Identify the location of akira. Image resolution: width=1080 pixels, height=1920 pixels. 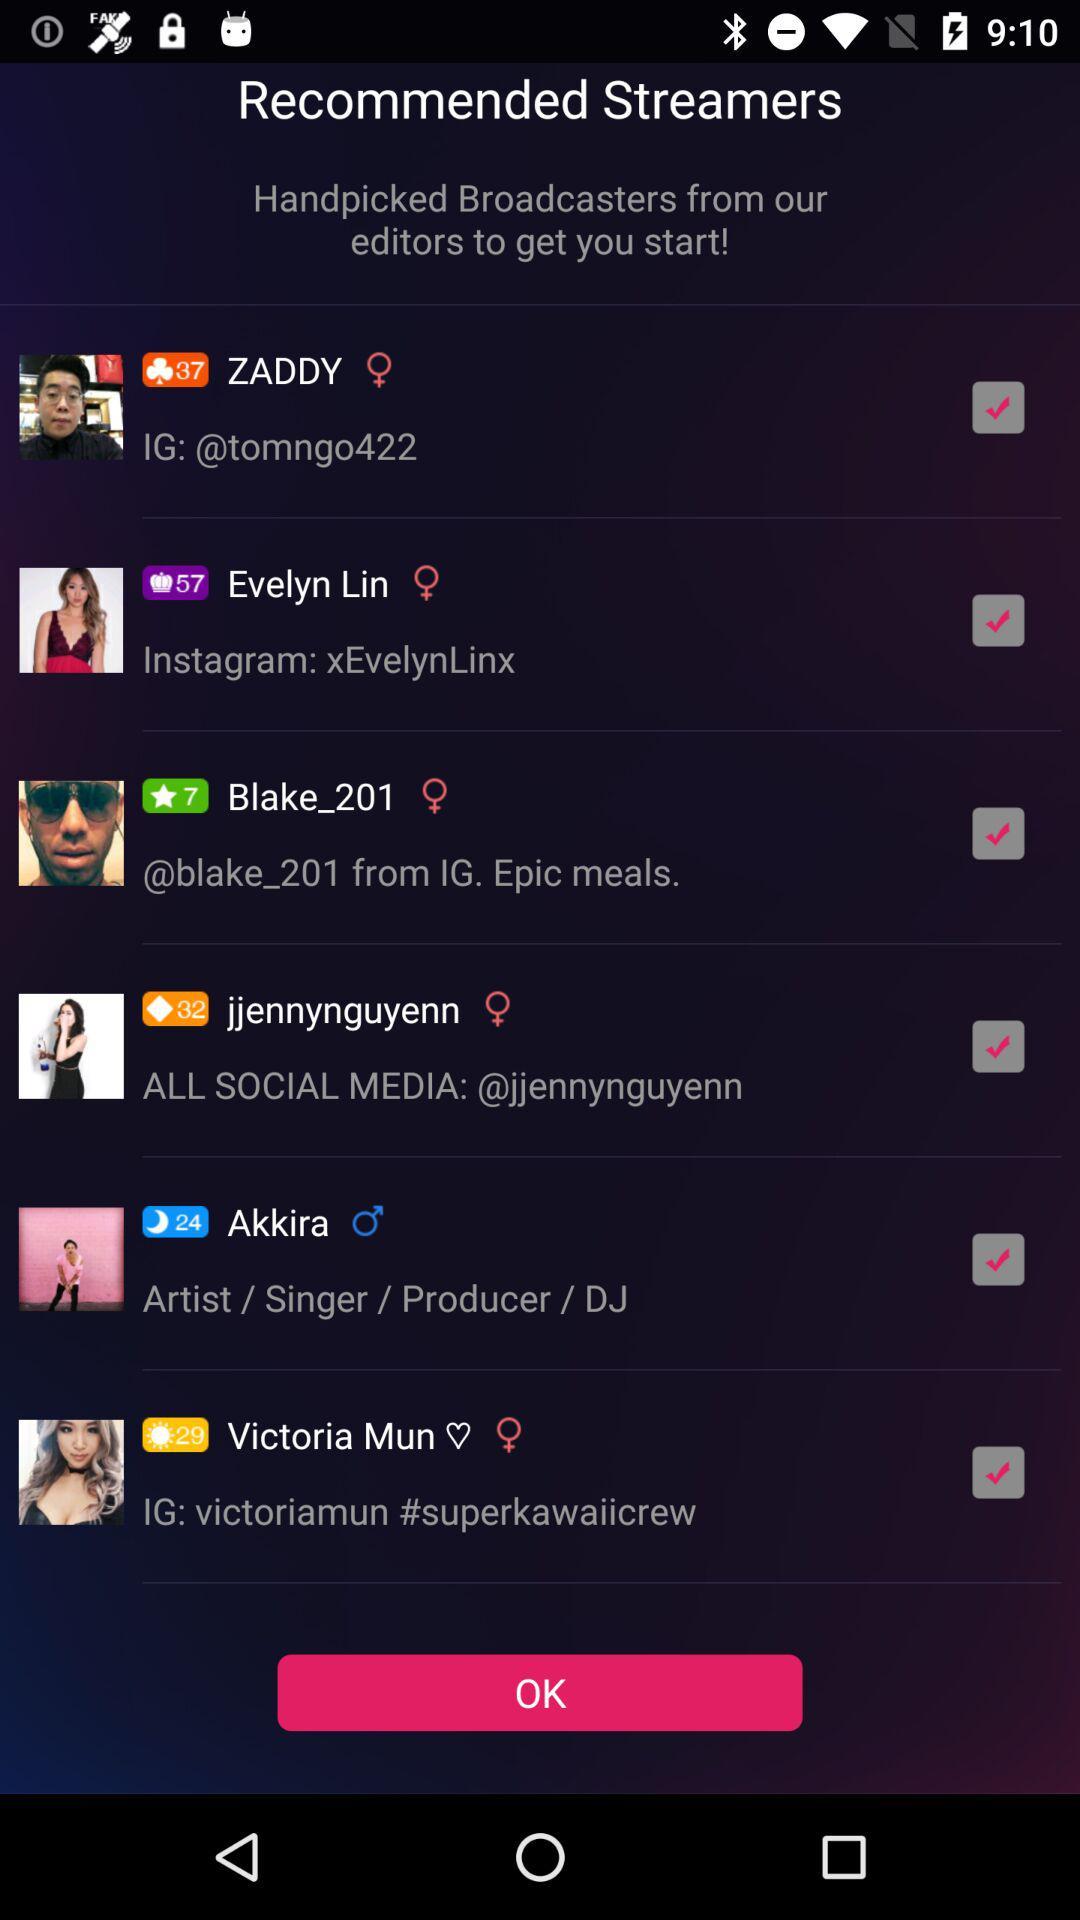
(998, 1258).